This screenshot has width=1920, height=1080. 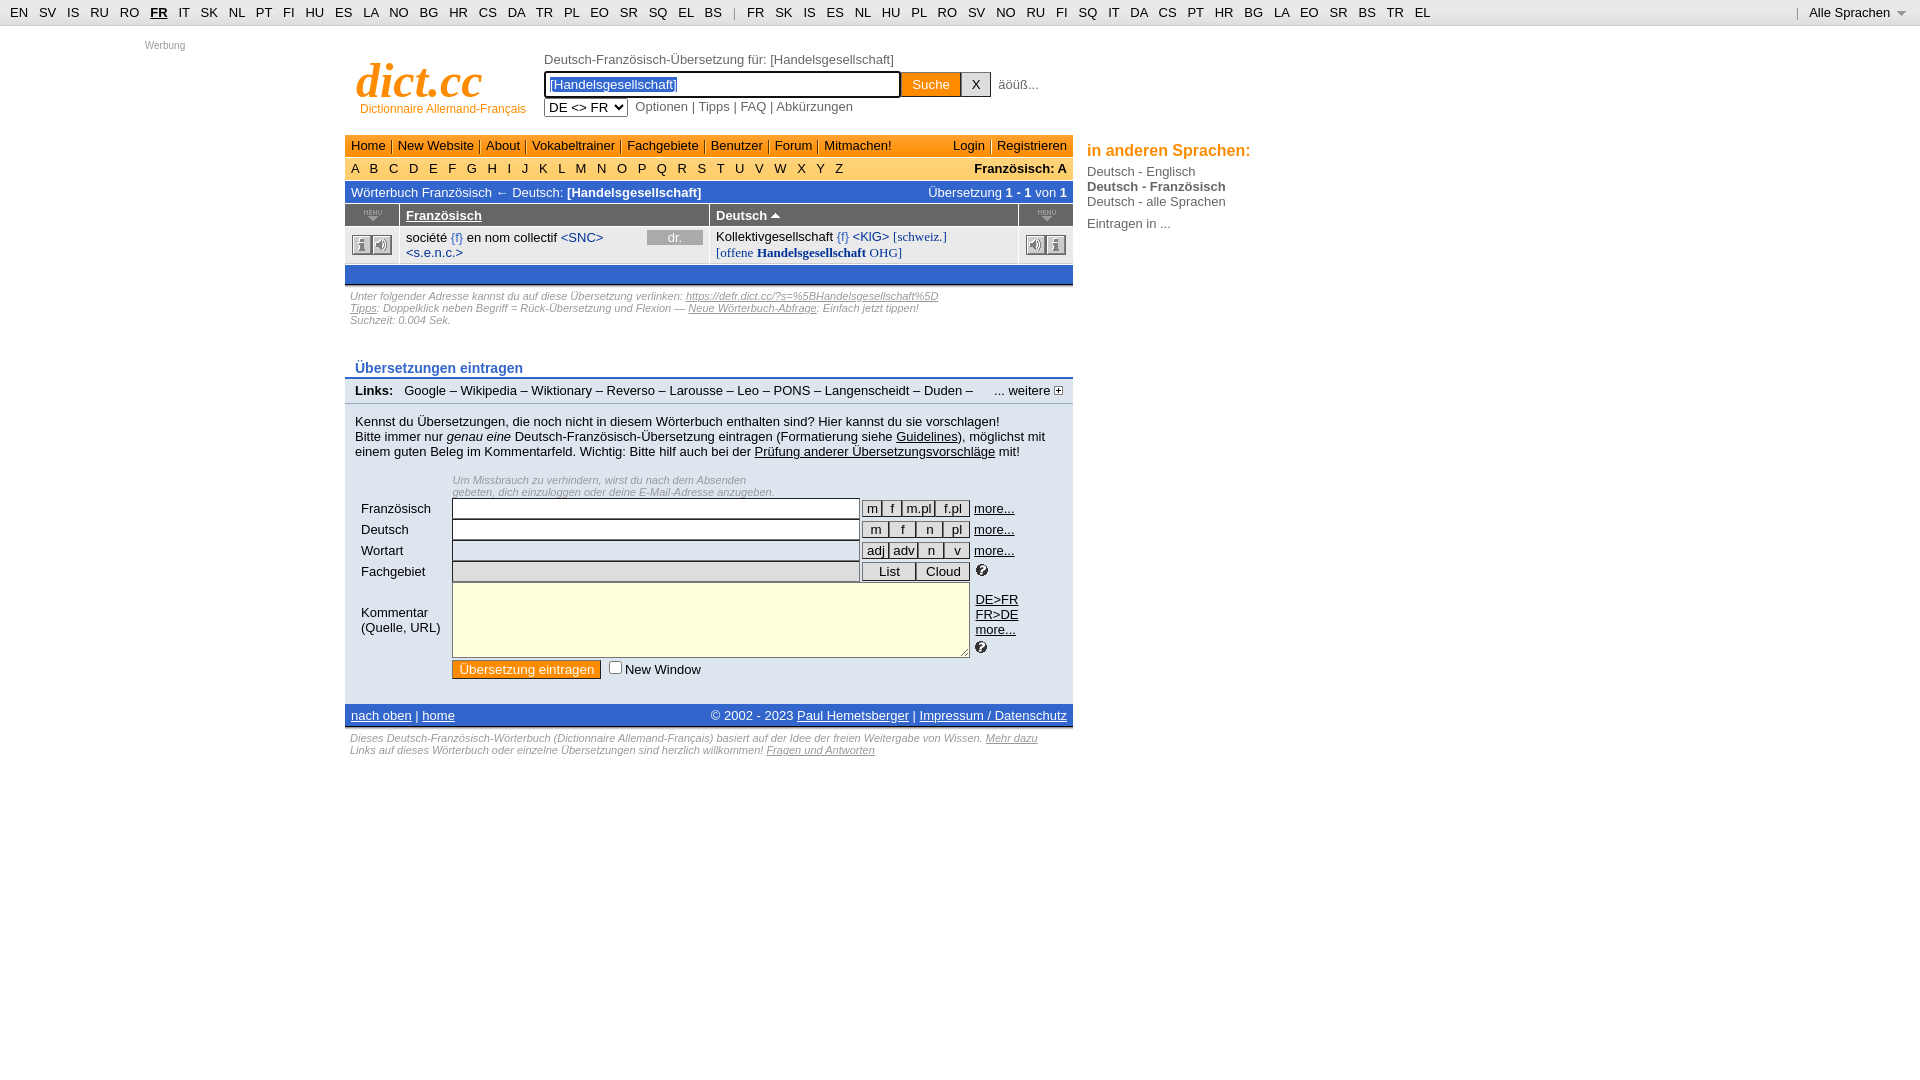 What do you see at coordinates (431, 167) in the screenshot?
I see `'E'` at bounding box center [431, 167].